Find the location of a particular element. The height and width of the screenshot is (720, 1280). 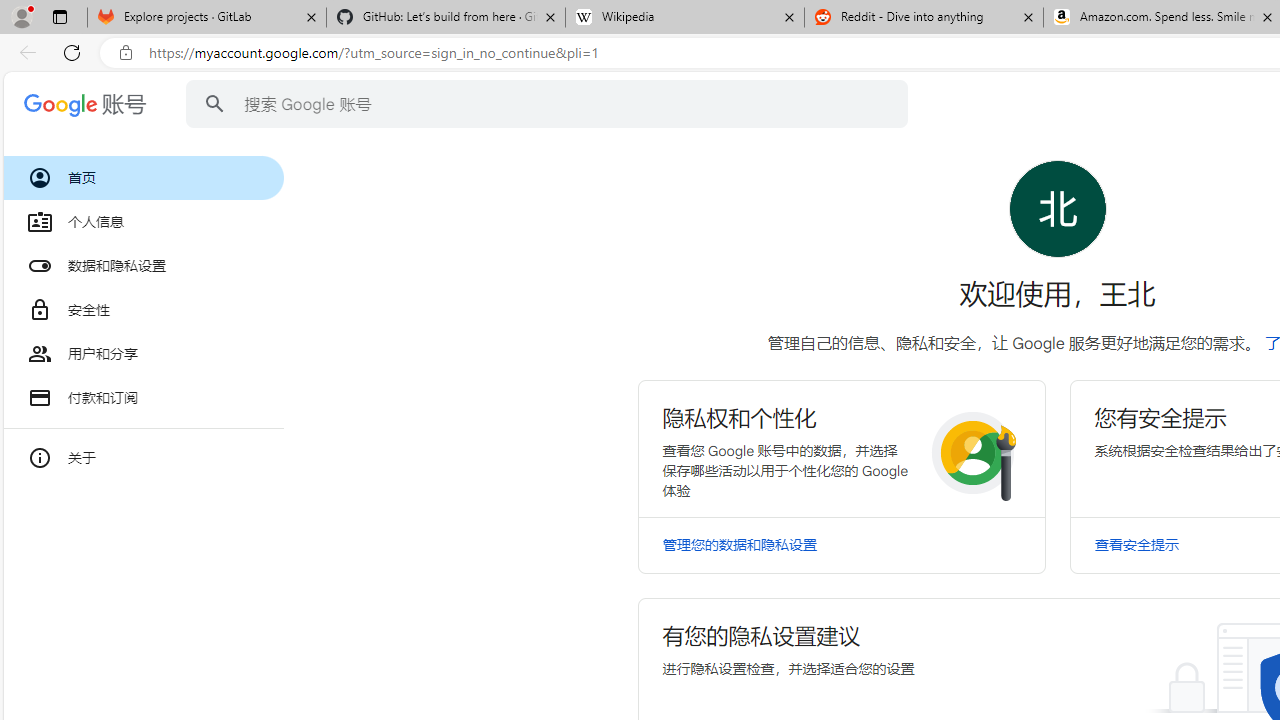

'Class: RlFDUe N5YmOc kJXJmd bvW4md I6g62c' is located at coordinates (840, 447).